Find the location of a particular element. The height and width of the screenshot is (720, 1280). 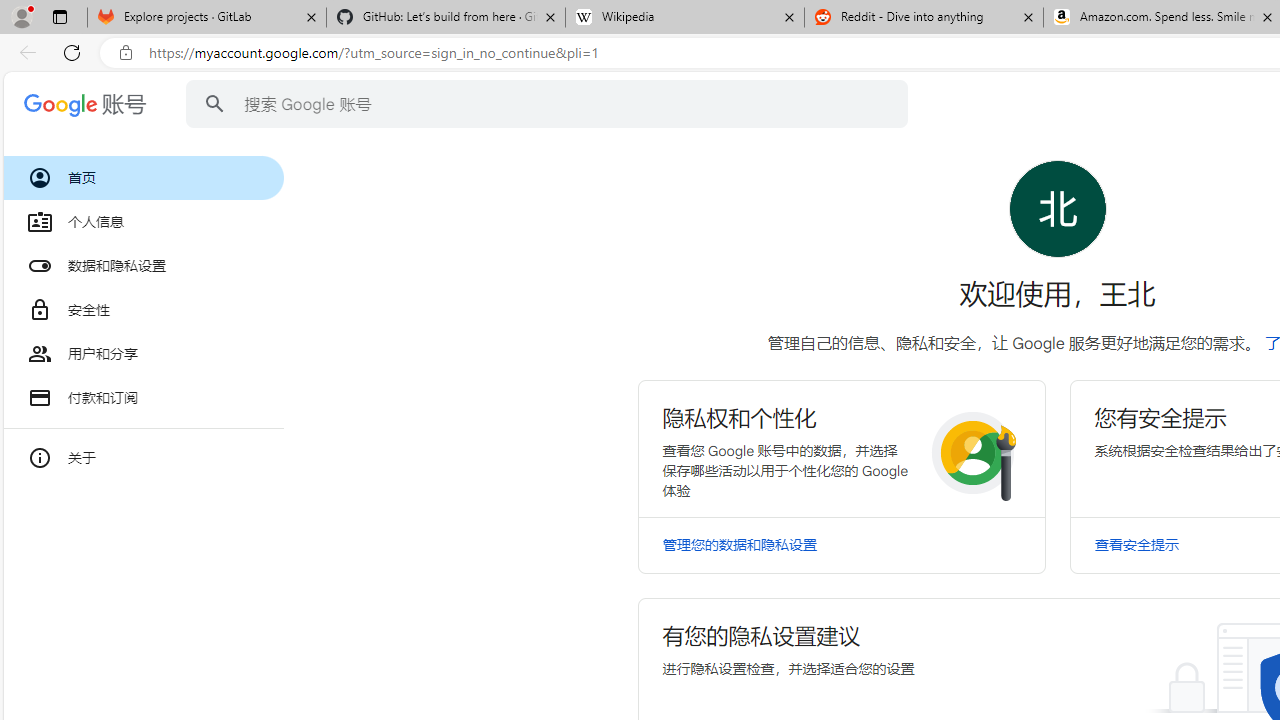

'Class: RlFDUe N5YmOc kJXJmd bvW4md I6g62c' is located at coordinates (840, 447).